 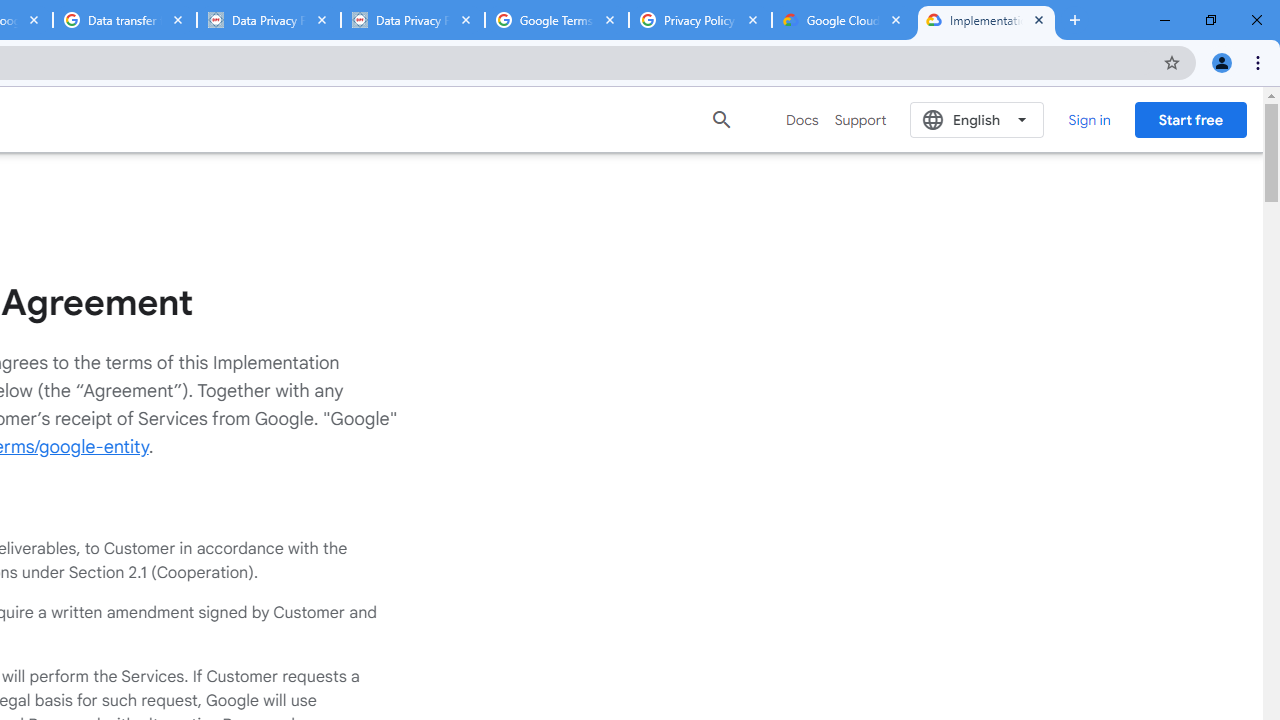 What do you see at coordinates (843, 20) in the screenshot?
I see `'Google Cloud Privacy Notice'` at bounding box center [843, 20].